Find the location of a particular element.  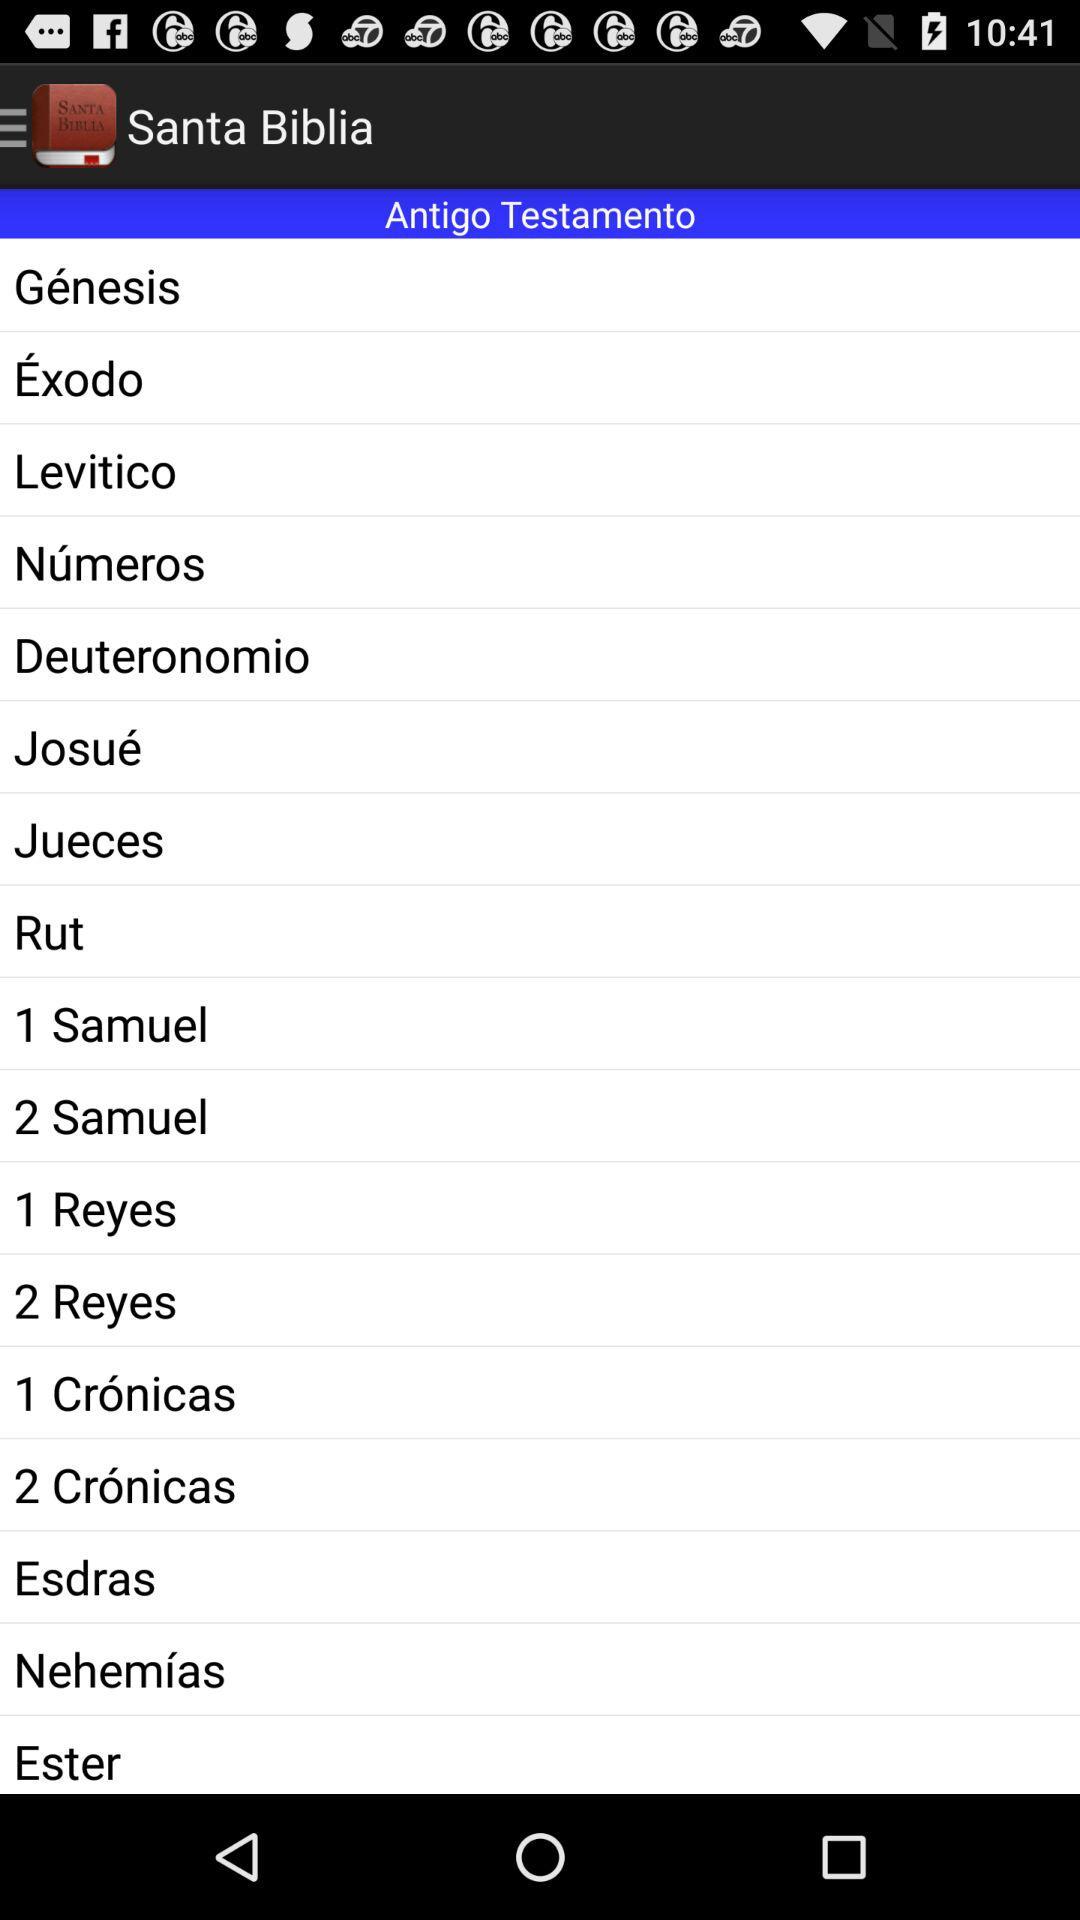

the app above 1 samuel is located at coordinates (540, 930).